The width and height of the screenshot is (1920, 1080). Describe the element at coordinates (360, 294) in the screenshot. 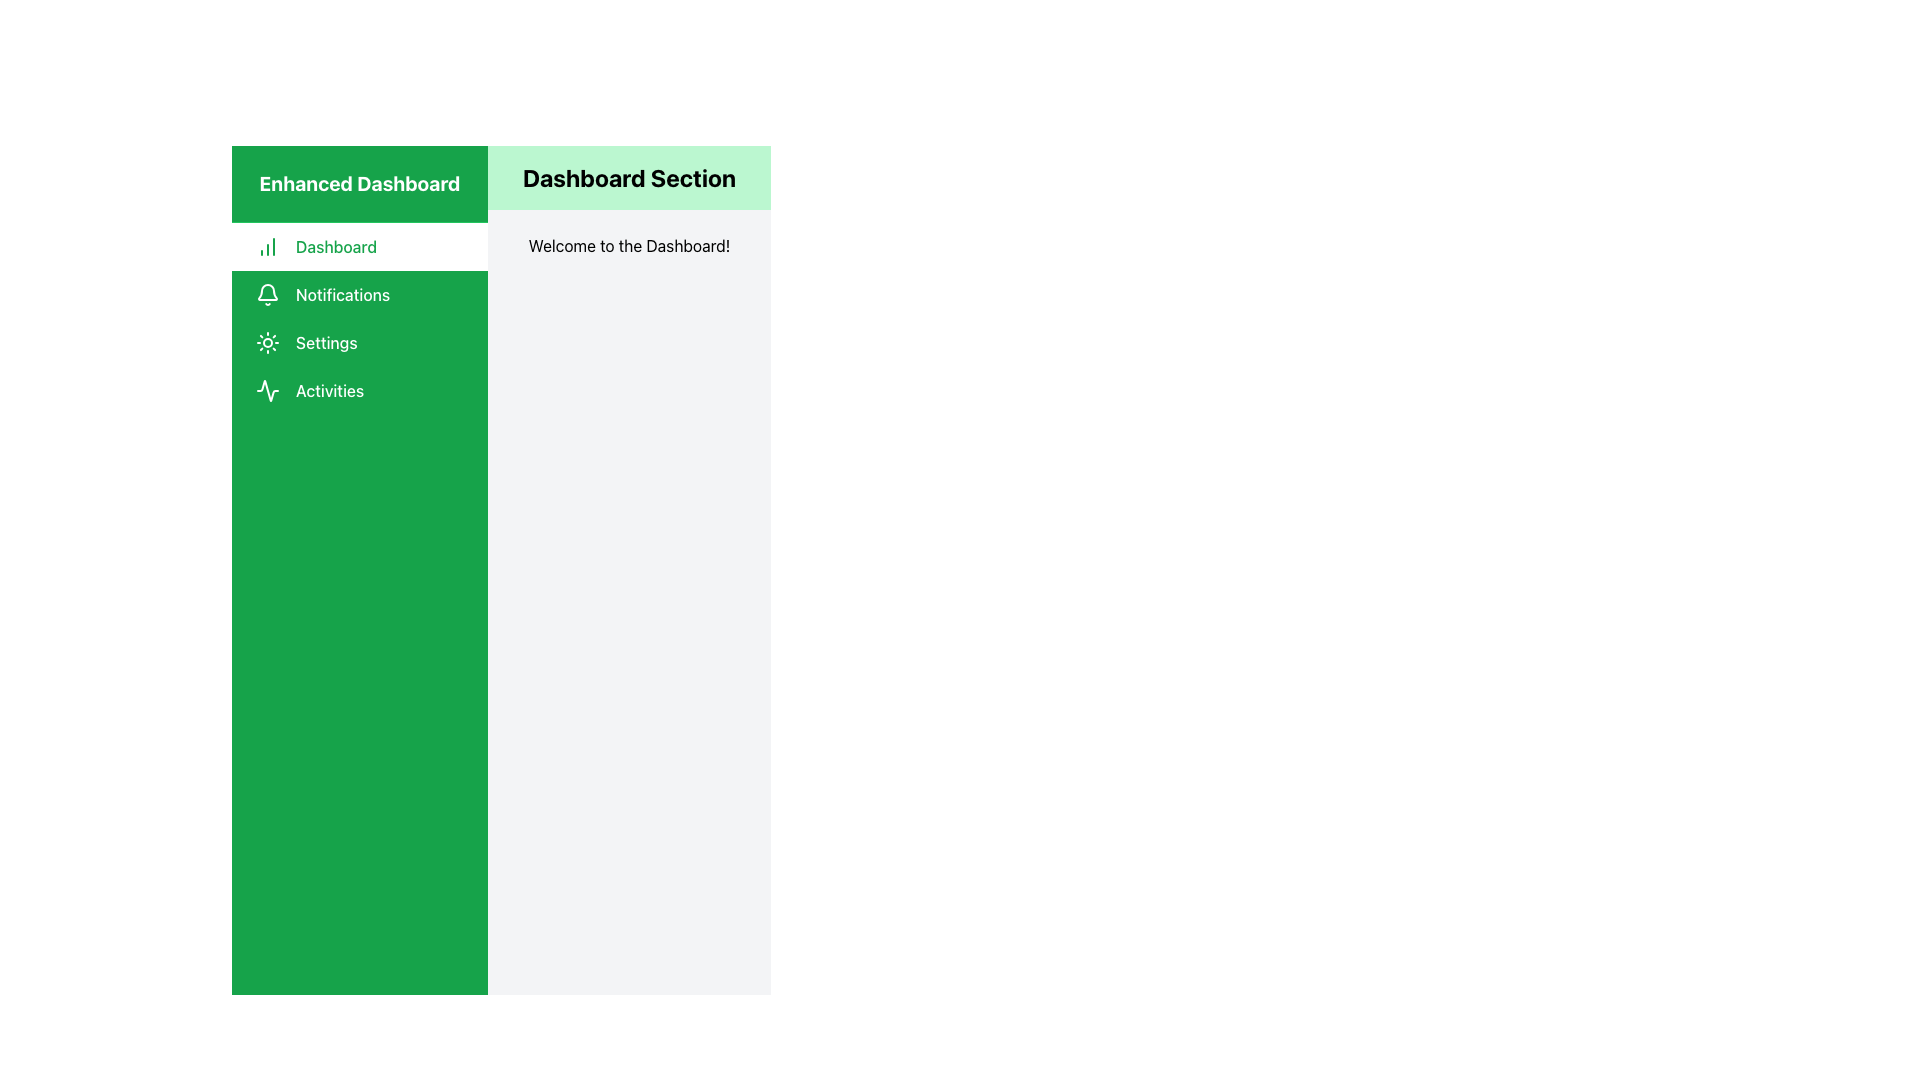

I see `the notifications button located in the vertical menu on the left sidebar, positioned between the 'Dashboard' and 'Settings' items` at that location.